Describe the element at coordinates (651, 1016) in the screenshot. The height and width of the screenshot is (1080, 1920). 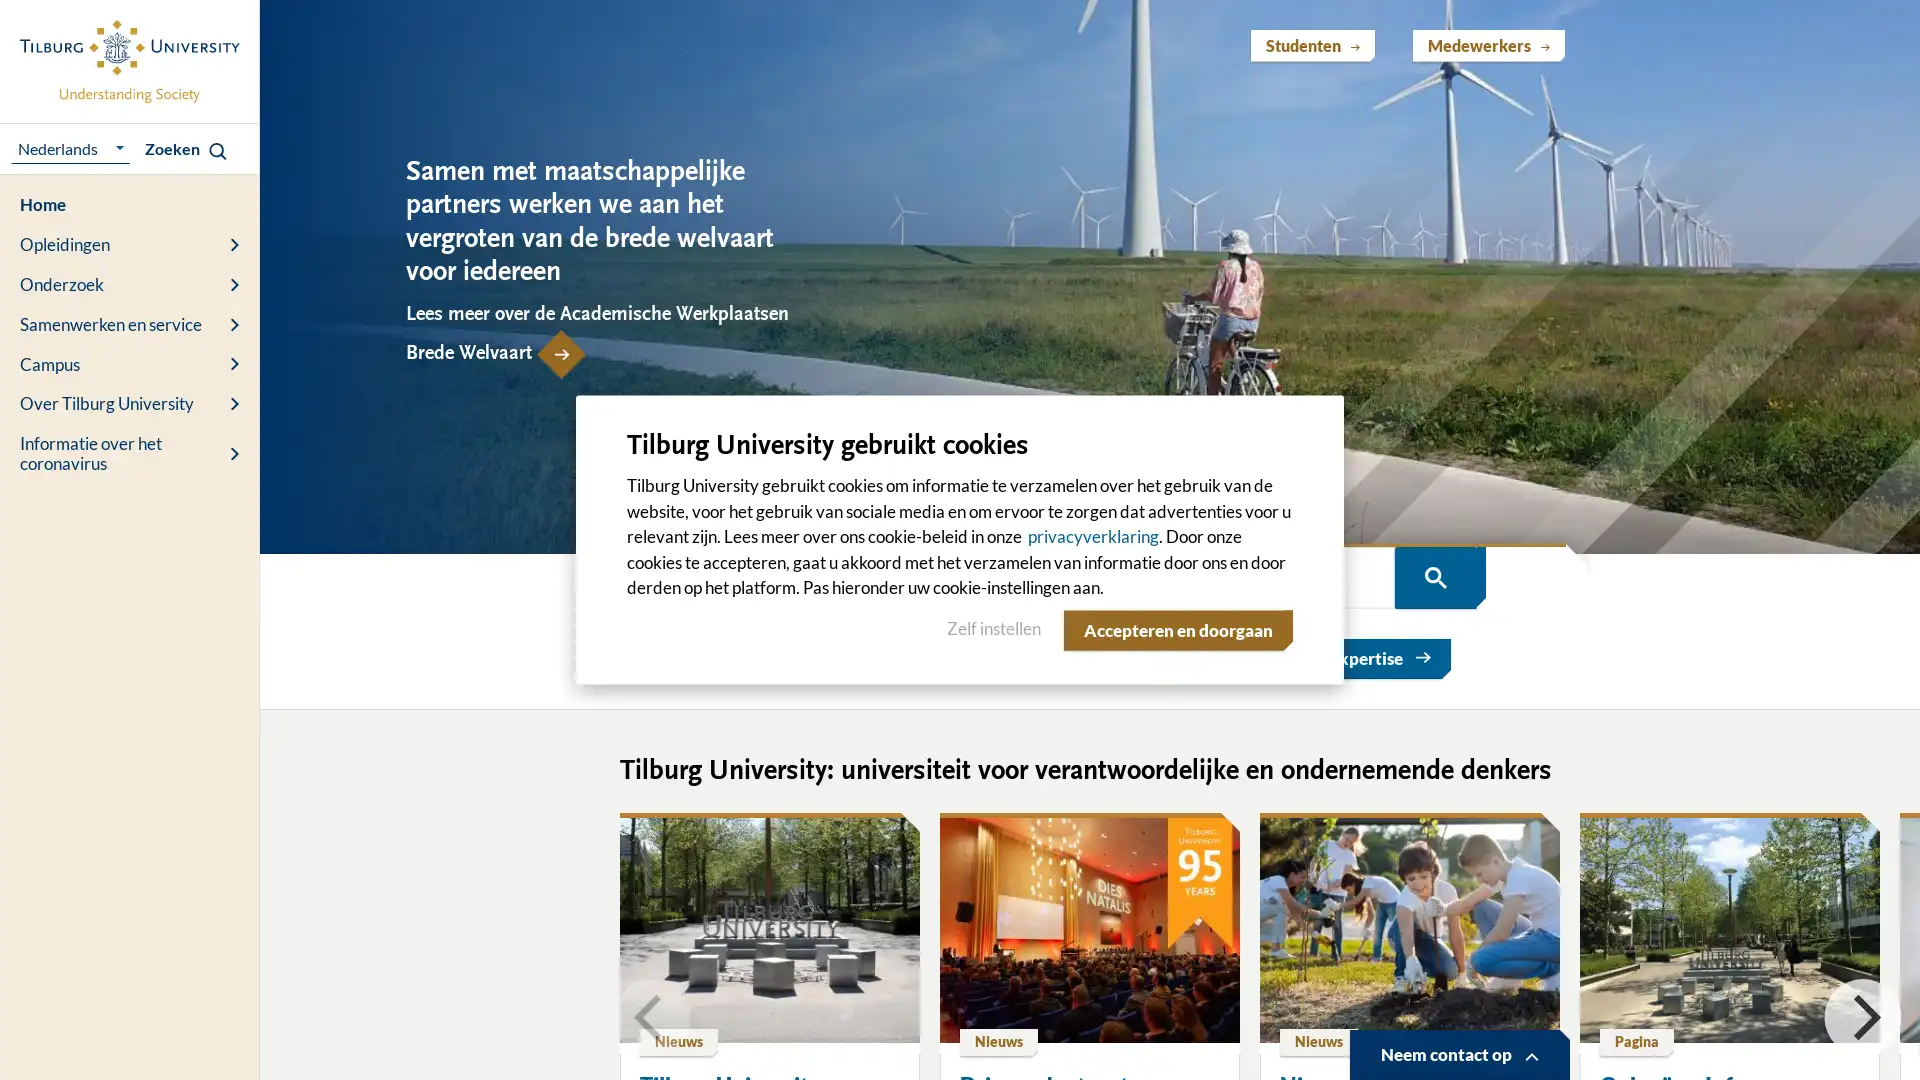
I see `previous` at that location.